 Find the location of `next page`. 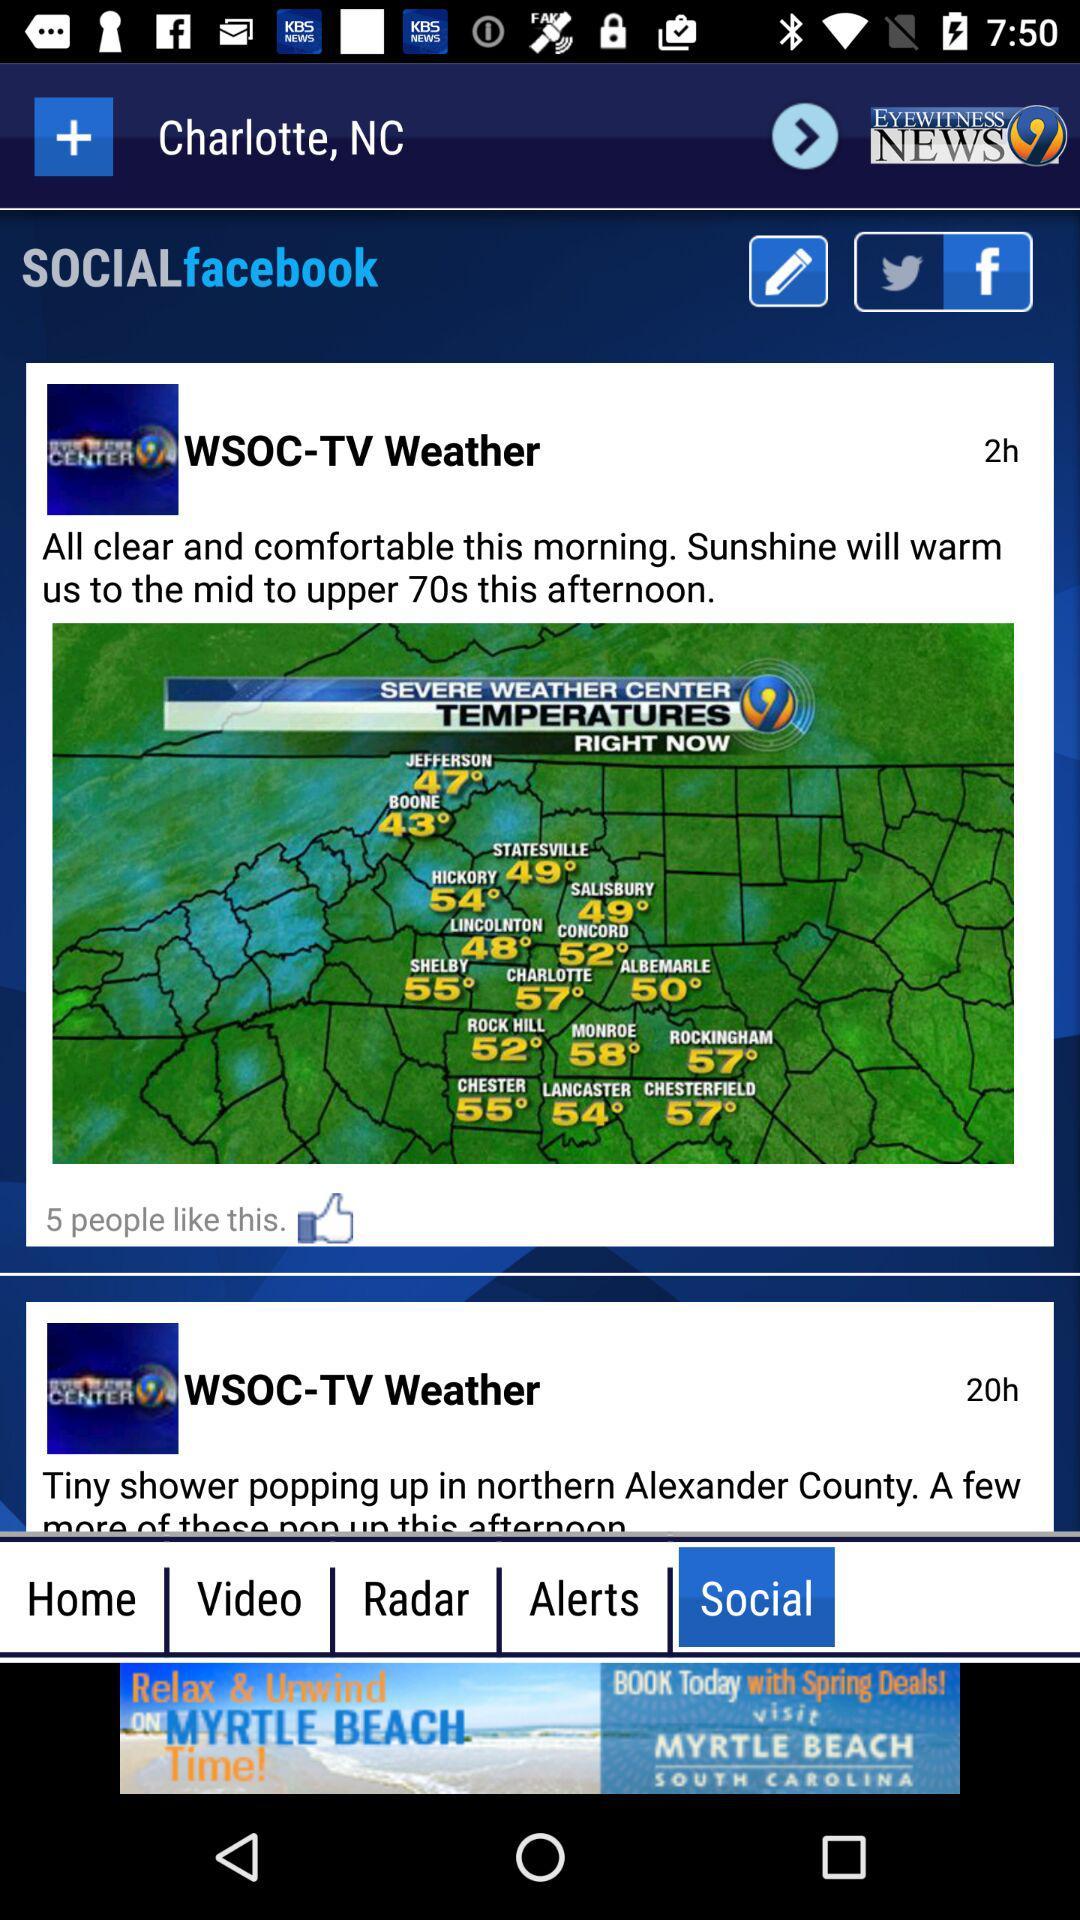

next page is located at coordinates (804, 135).